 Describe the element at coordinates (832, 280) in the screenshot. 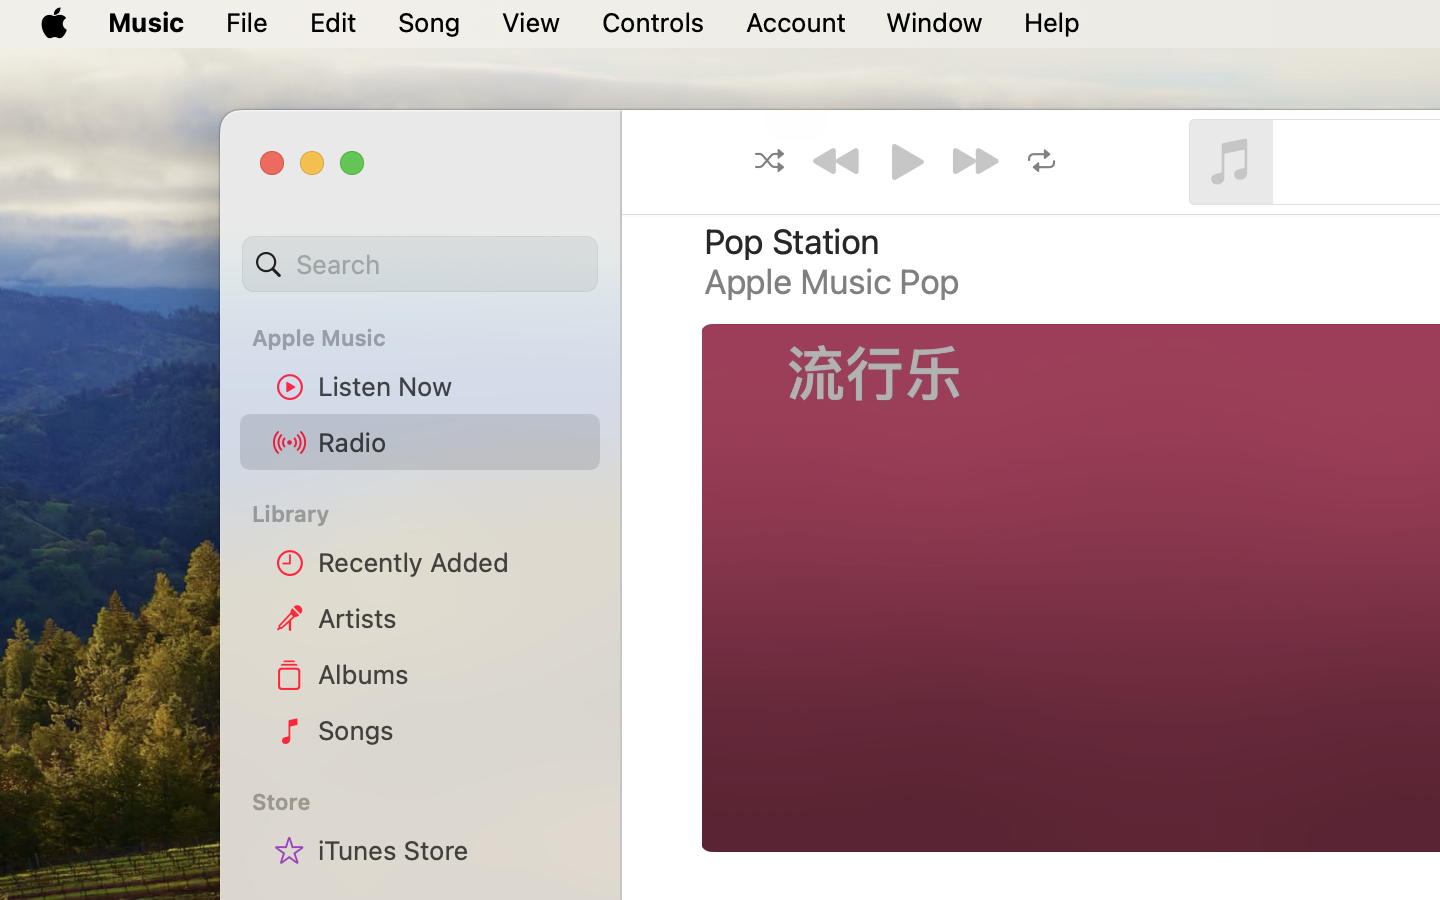

I see `'Apple Music Pop'` at that location.